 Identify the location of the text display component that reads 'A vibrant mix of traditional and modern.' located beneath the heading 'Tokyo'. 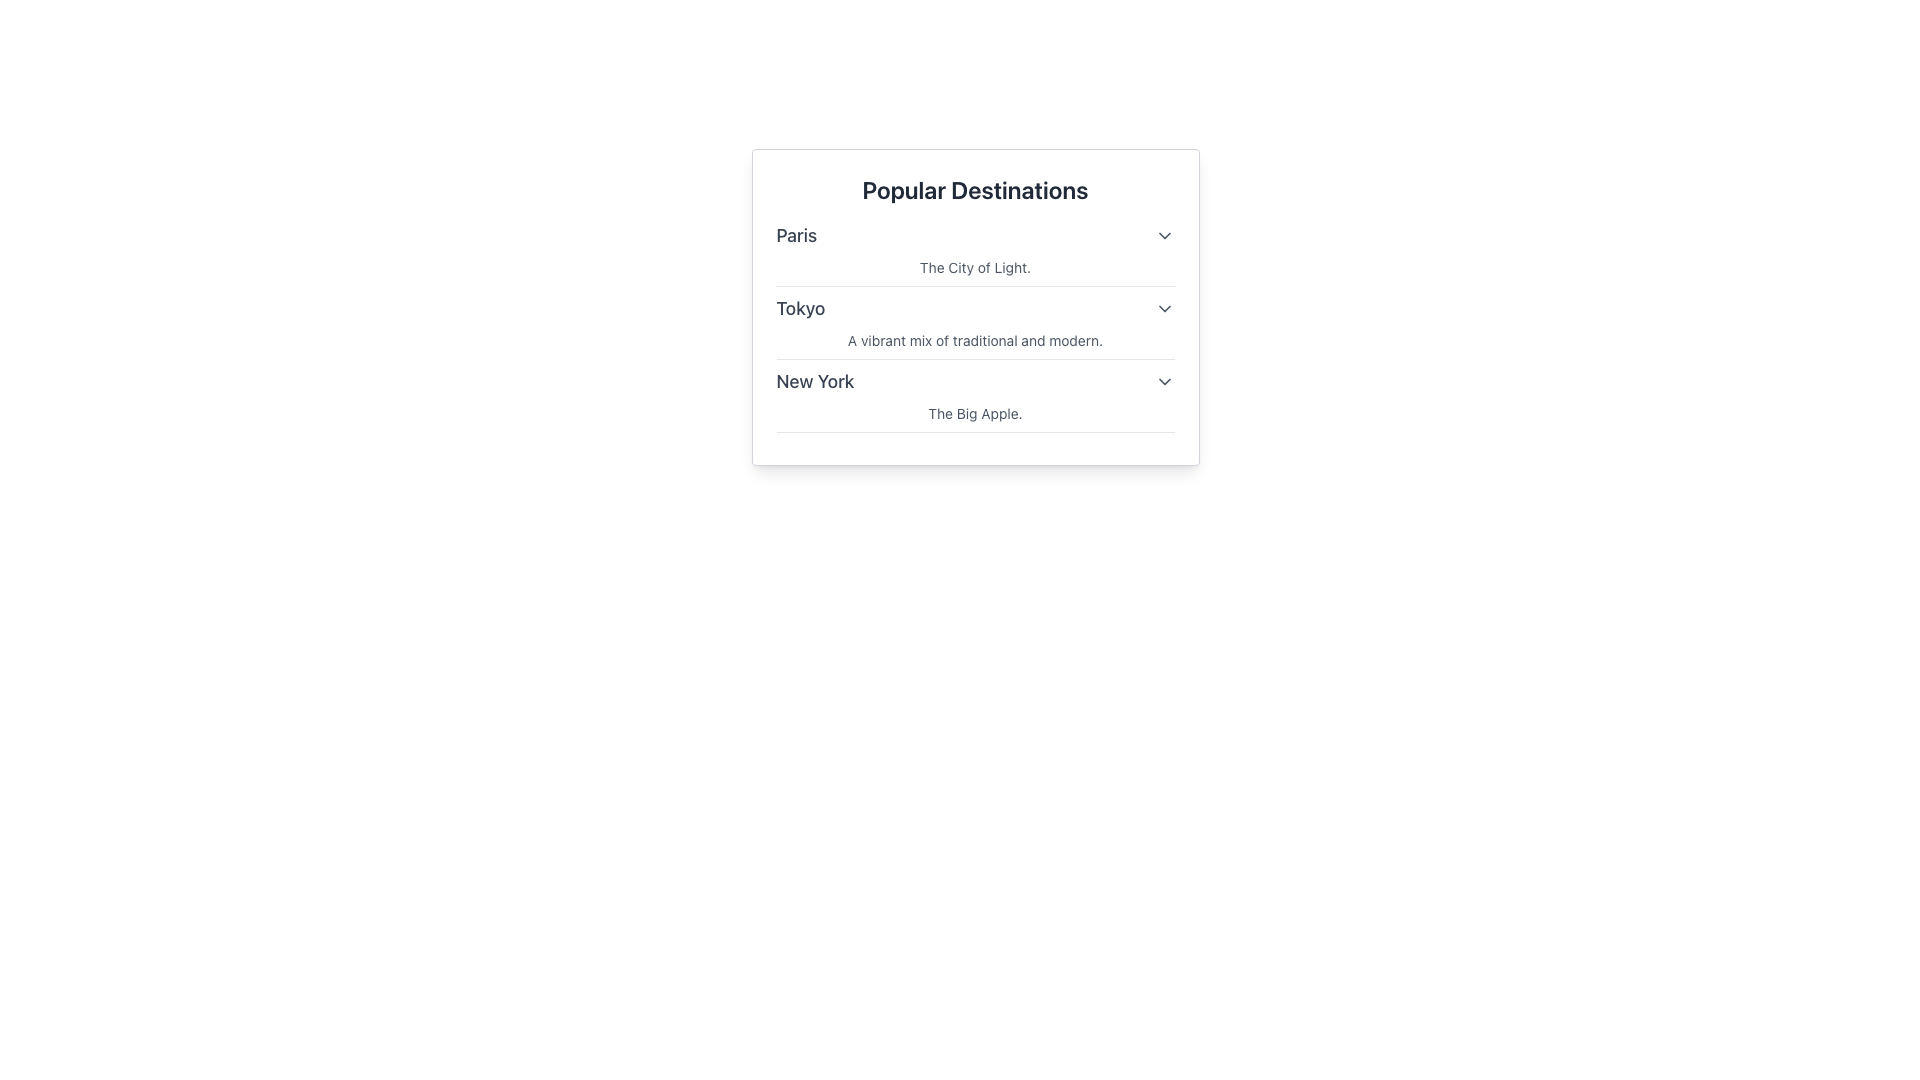
(975, 339).